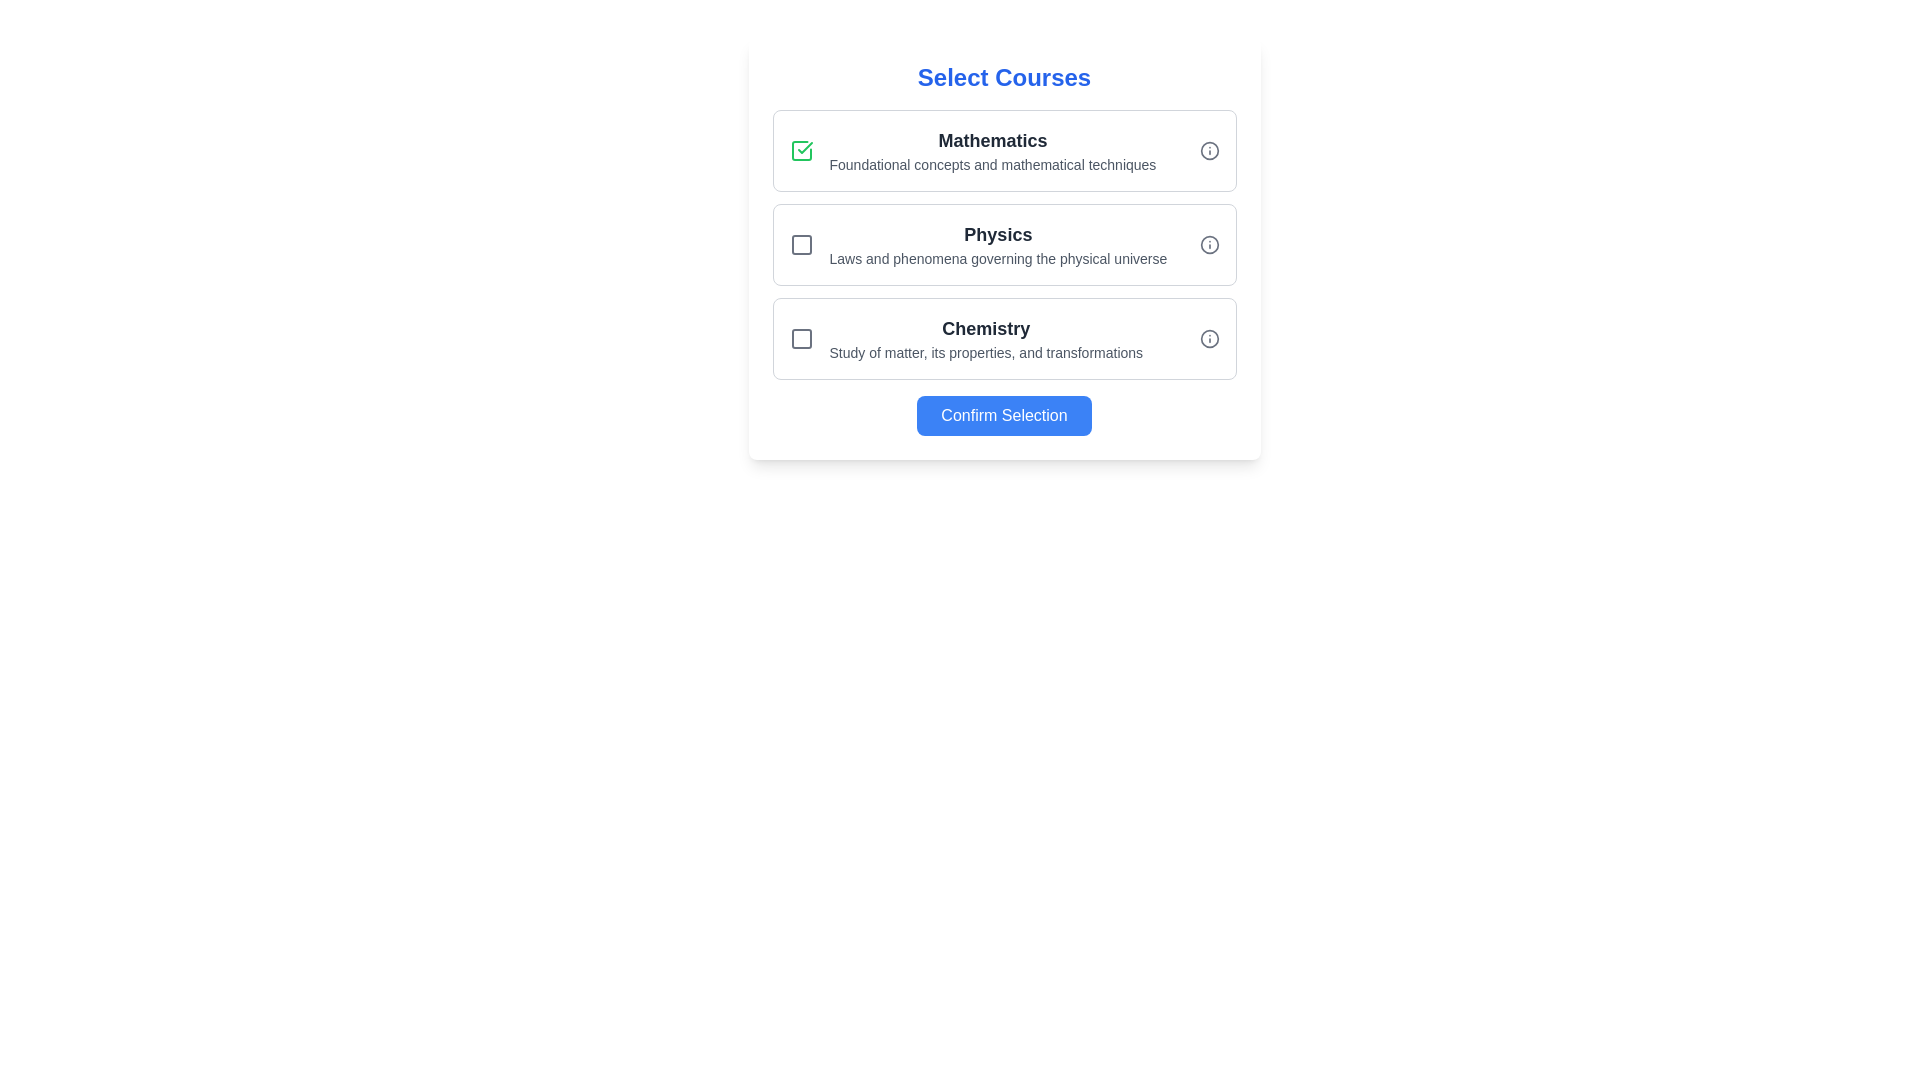 The image size is (1920, 1080). What do you see at coordinates (801, 338) in the screenshot?
I see `the selection state icon for the 'Chemistry' option in the checkbox interface` at bounding box center [801, 338].